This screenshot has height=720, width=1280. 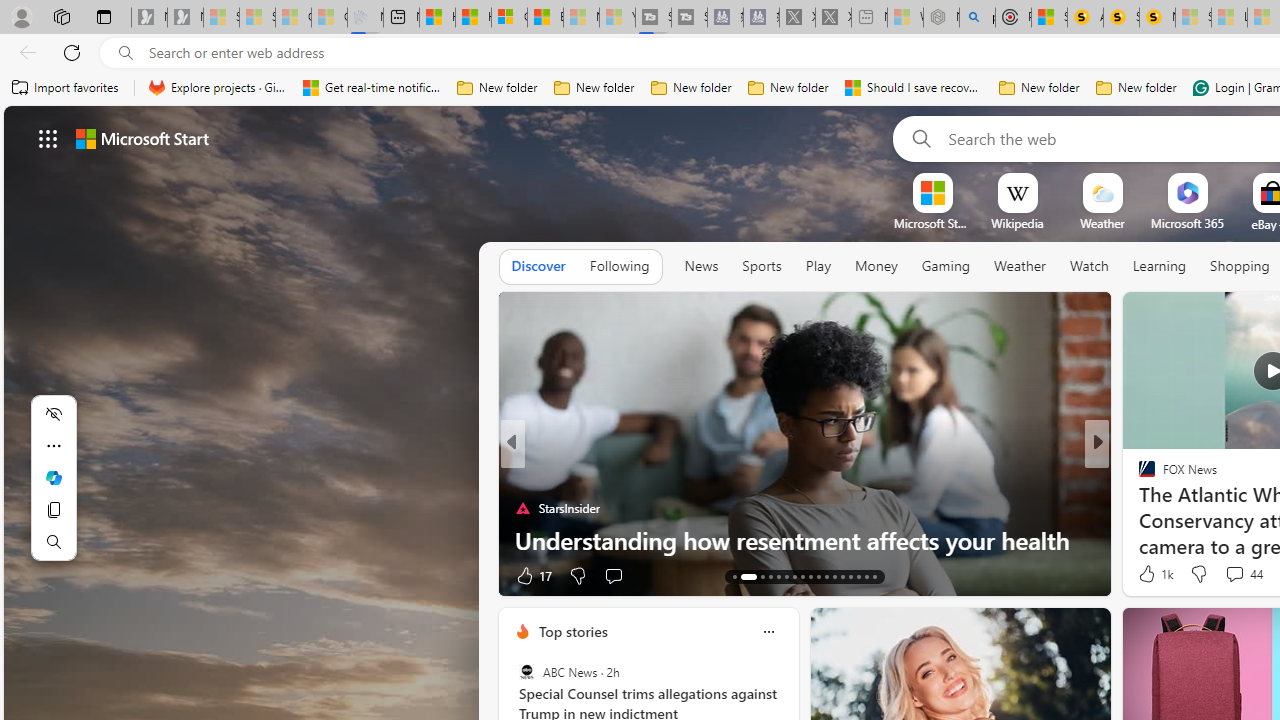 What do you see at coordinates (1149, 575) in the screenshot?
I see `'79 Like'` at bounding box center [1149, 575].